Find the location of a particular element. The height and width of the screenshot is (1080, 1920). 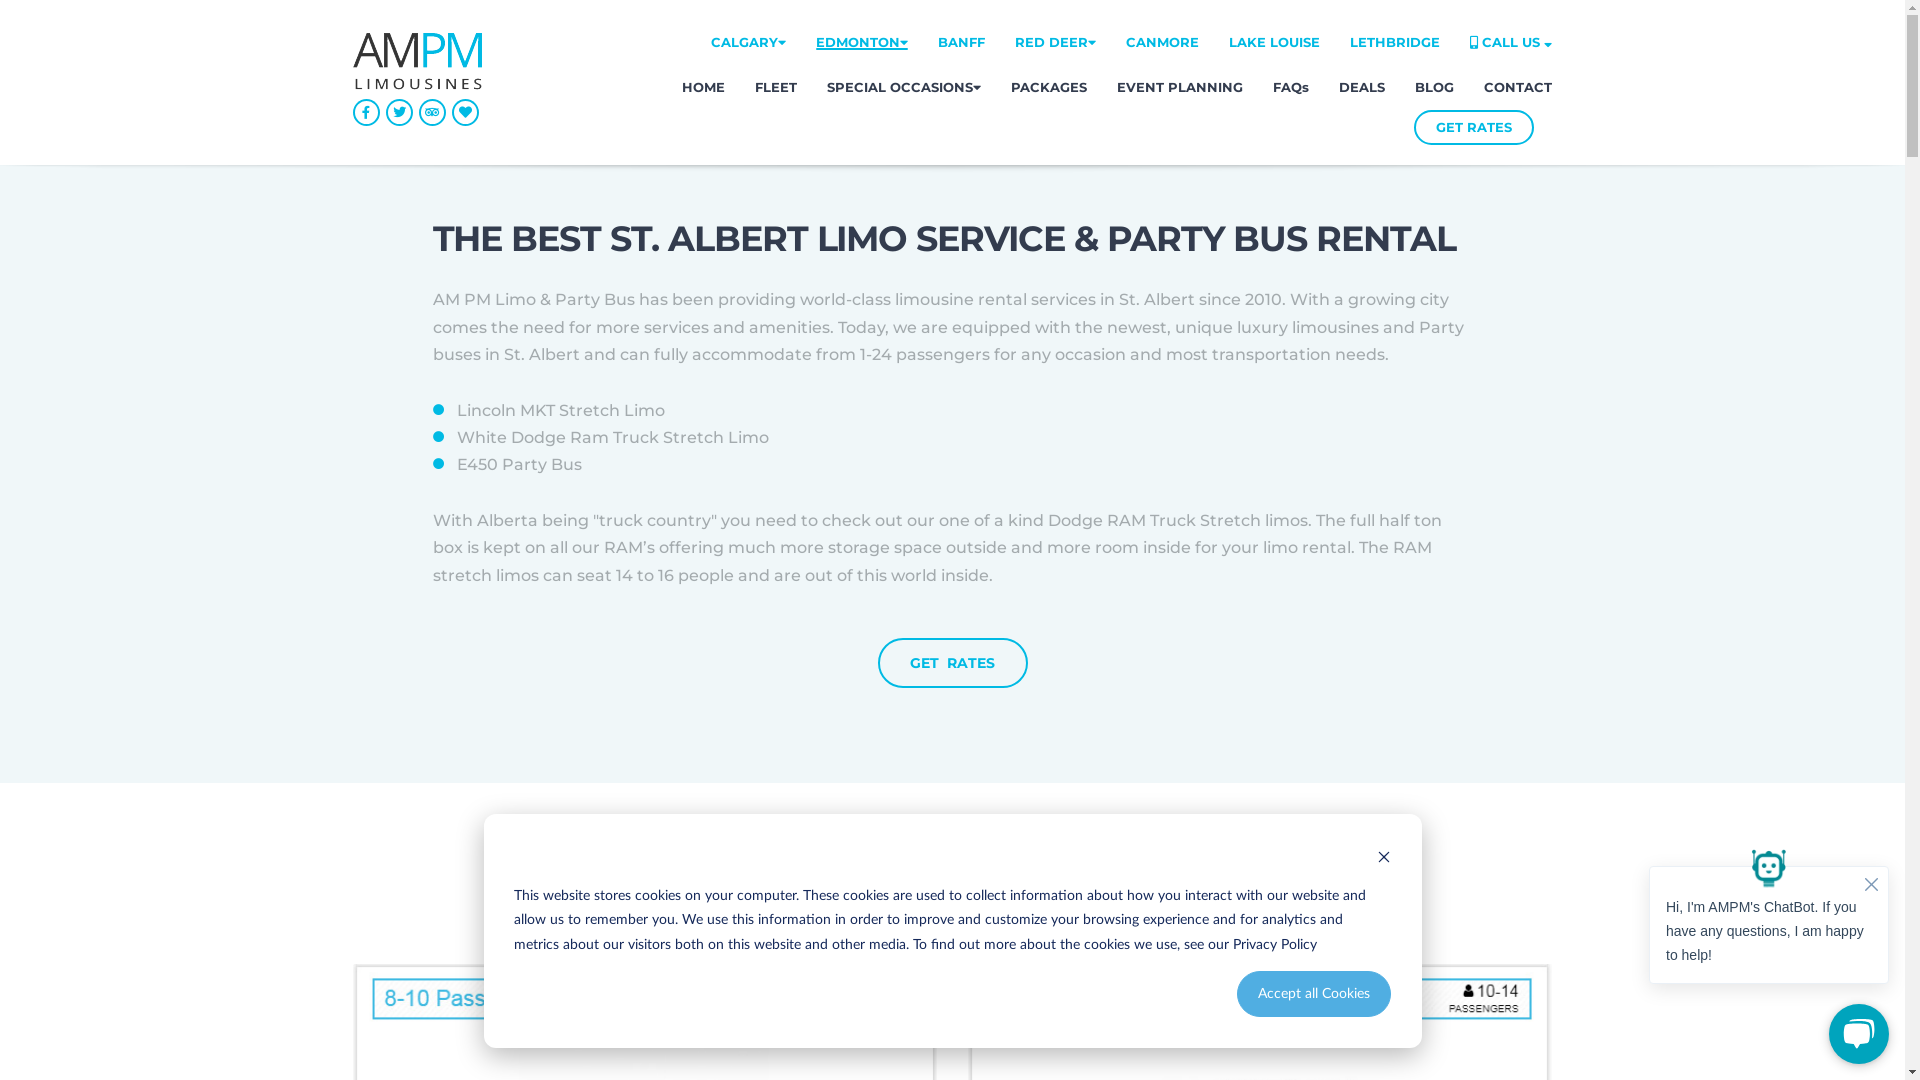

'logo-ampm' is located at coordinates (415, 60).